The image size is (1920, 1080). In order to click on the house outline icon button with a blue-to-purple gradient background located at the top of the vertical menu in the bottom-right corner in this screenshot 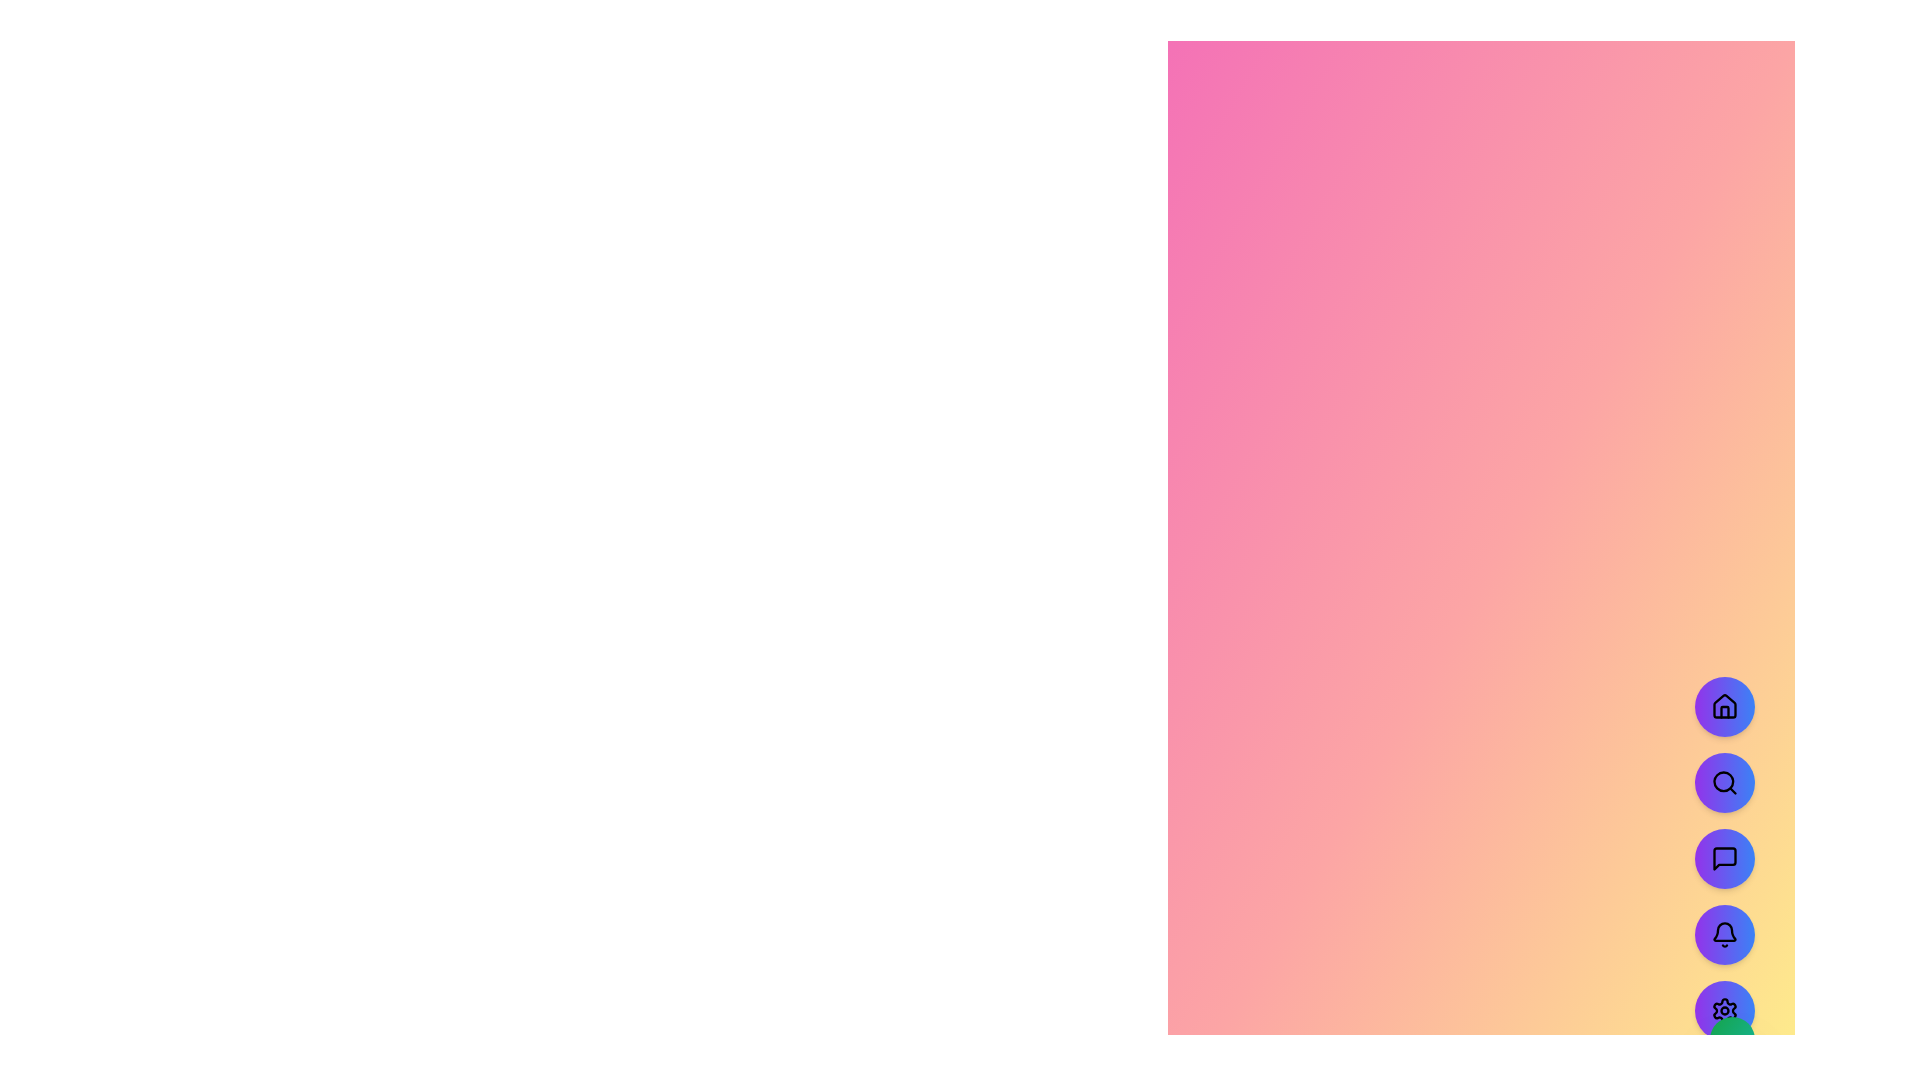, I will do `click(1723, 705)`.